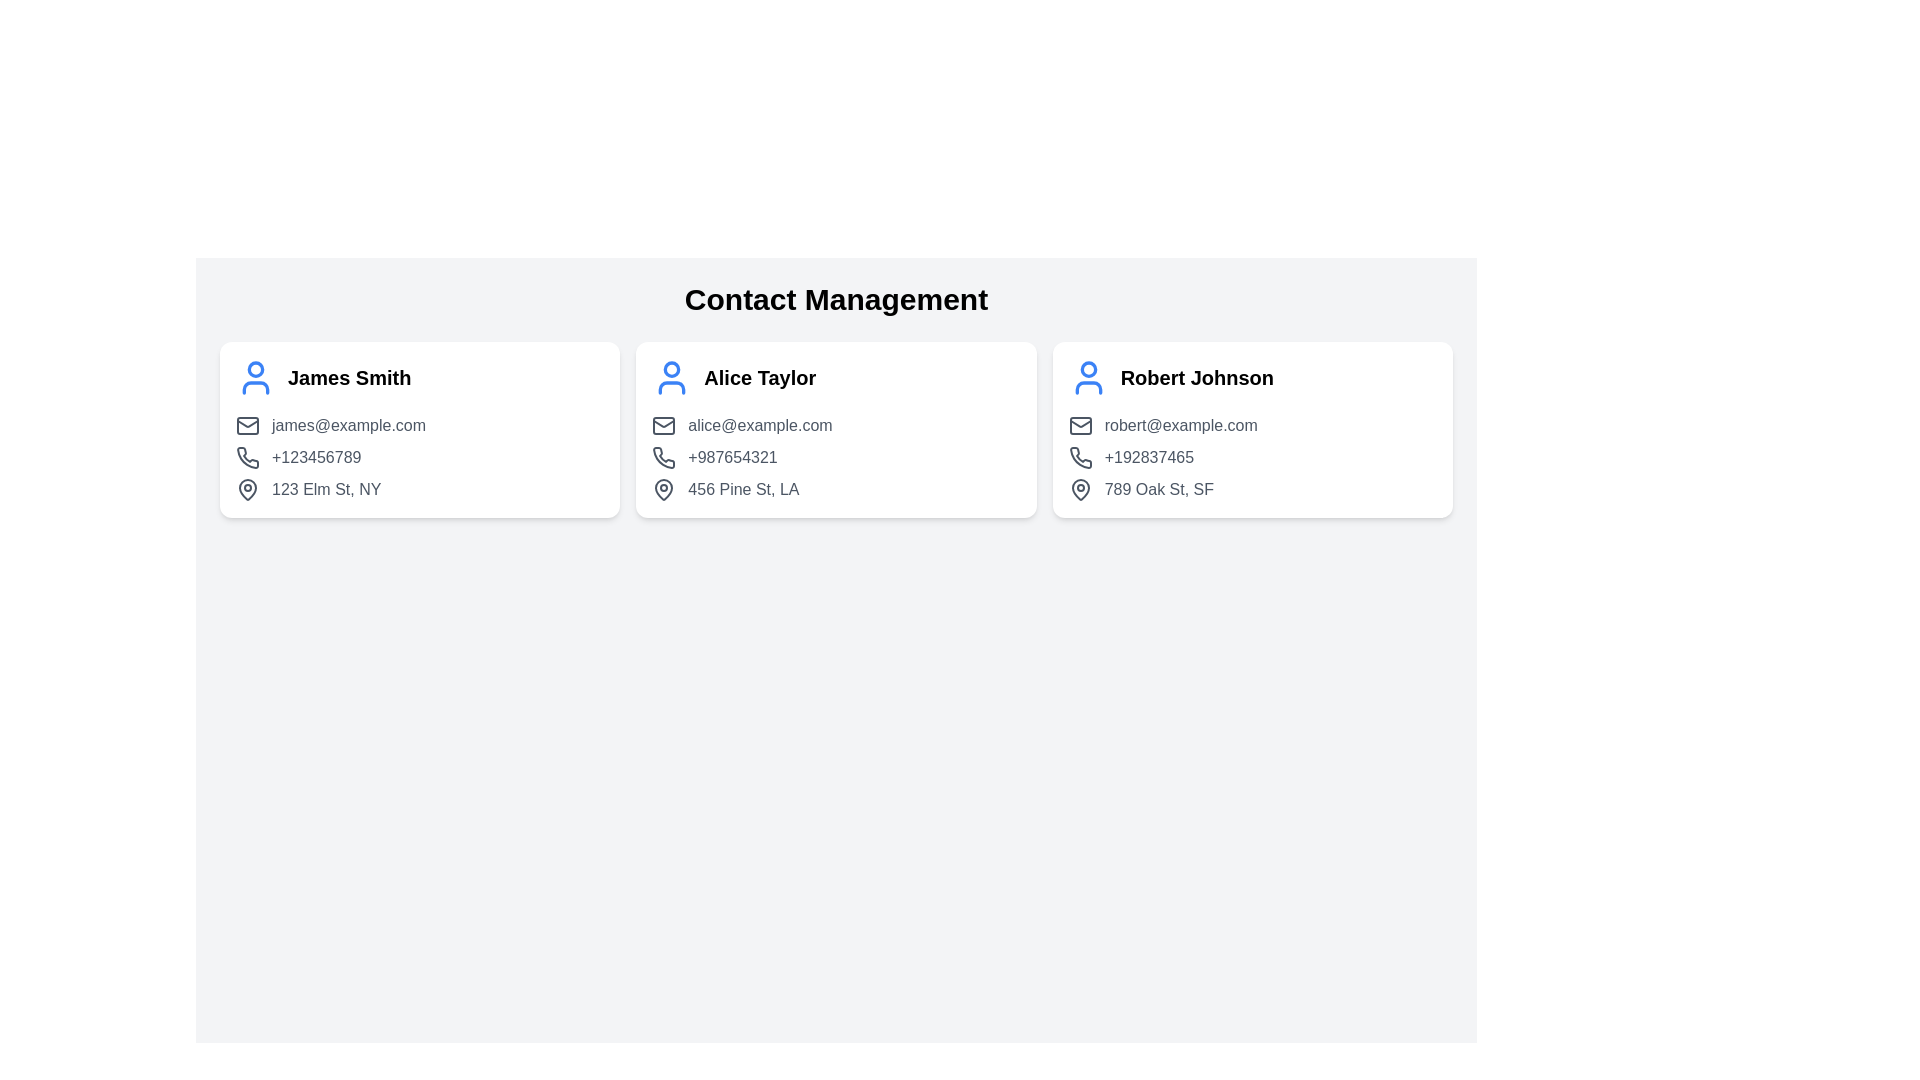  I want to click on the 'Contact Management' text header, so click(836, 300).